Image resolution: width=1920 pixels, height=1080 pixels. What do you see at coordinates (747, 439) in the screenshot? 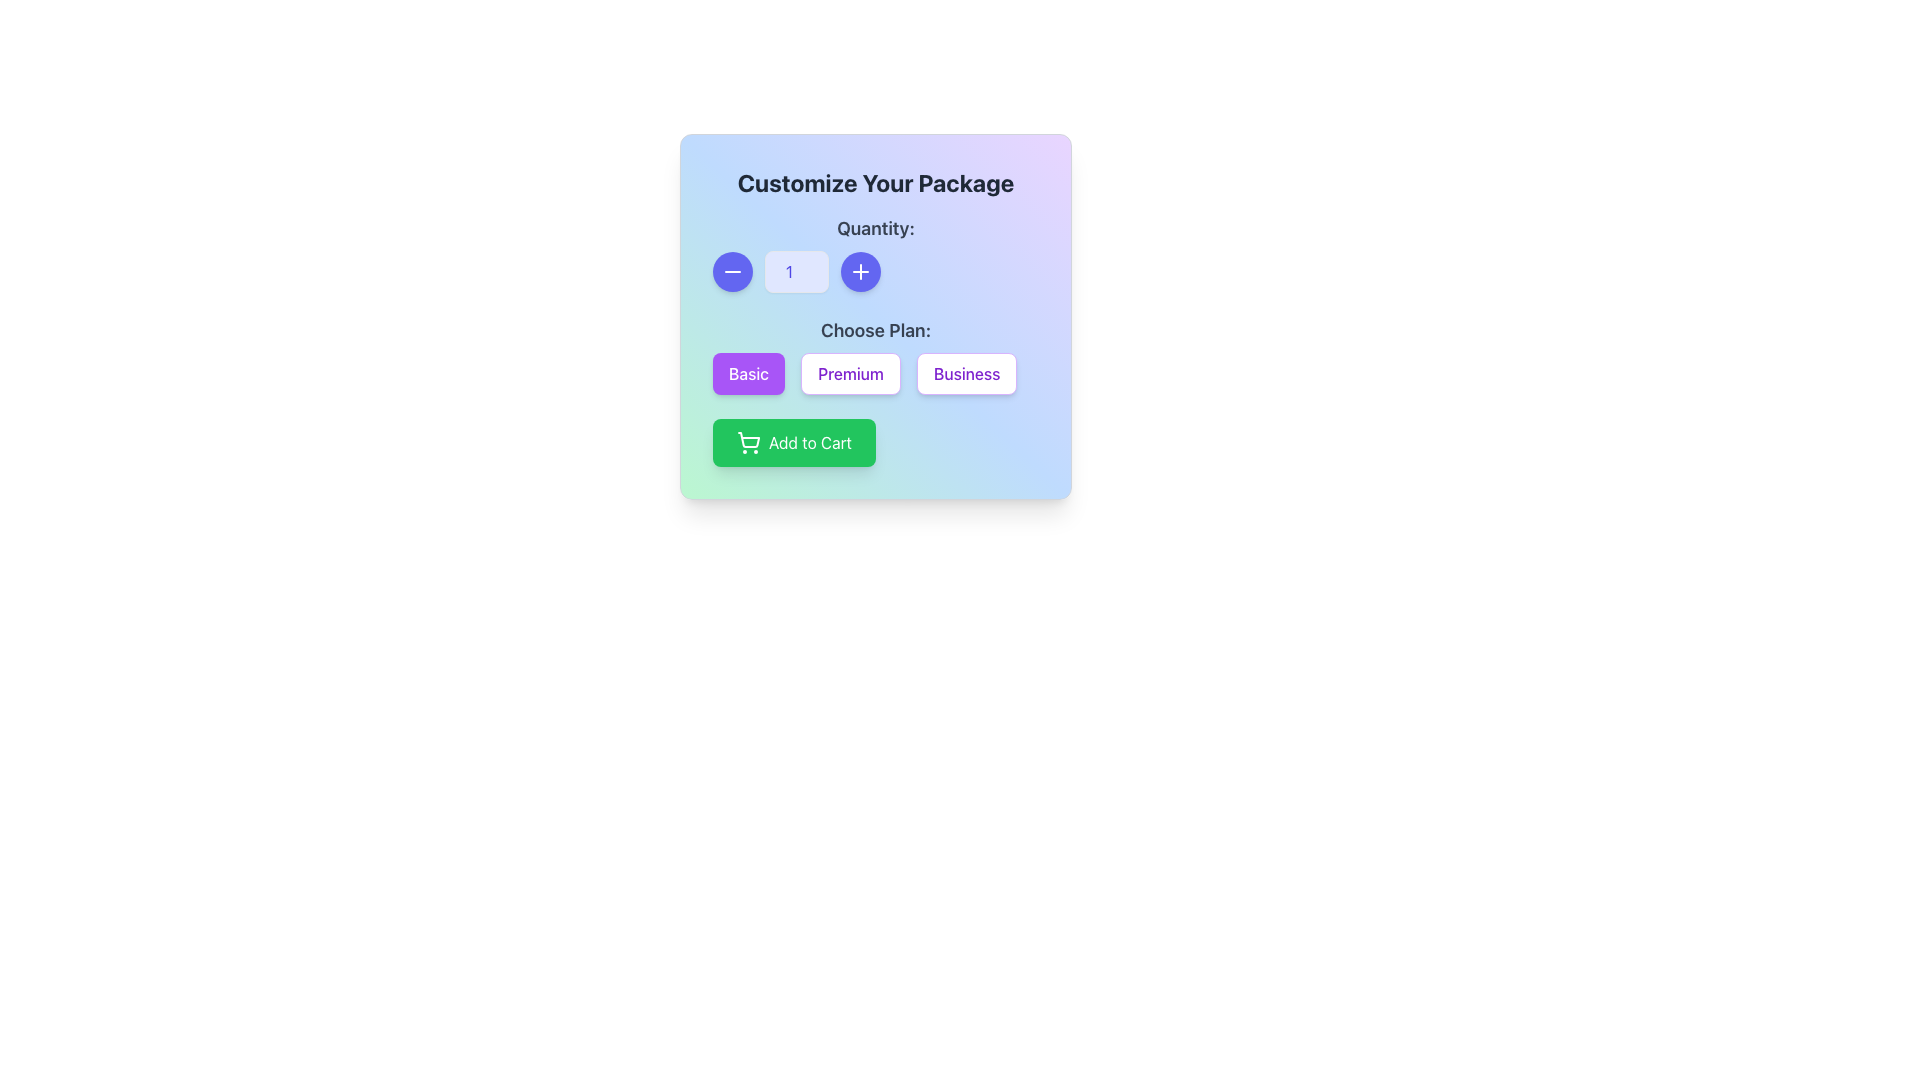
I see `the main body of the shopping cart icon, which is part of the green 'Add to Cart' button` at bounding box center [747, 439].